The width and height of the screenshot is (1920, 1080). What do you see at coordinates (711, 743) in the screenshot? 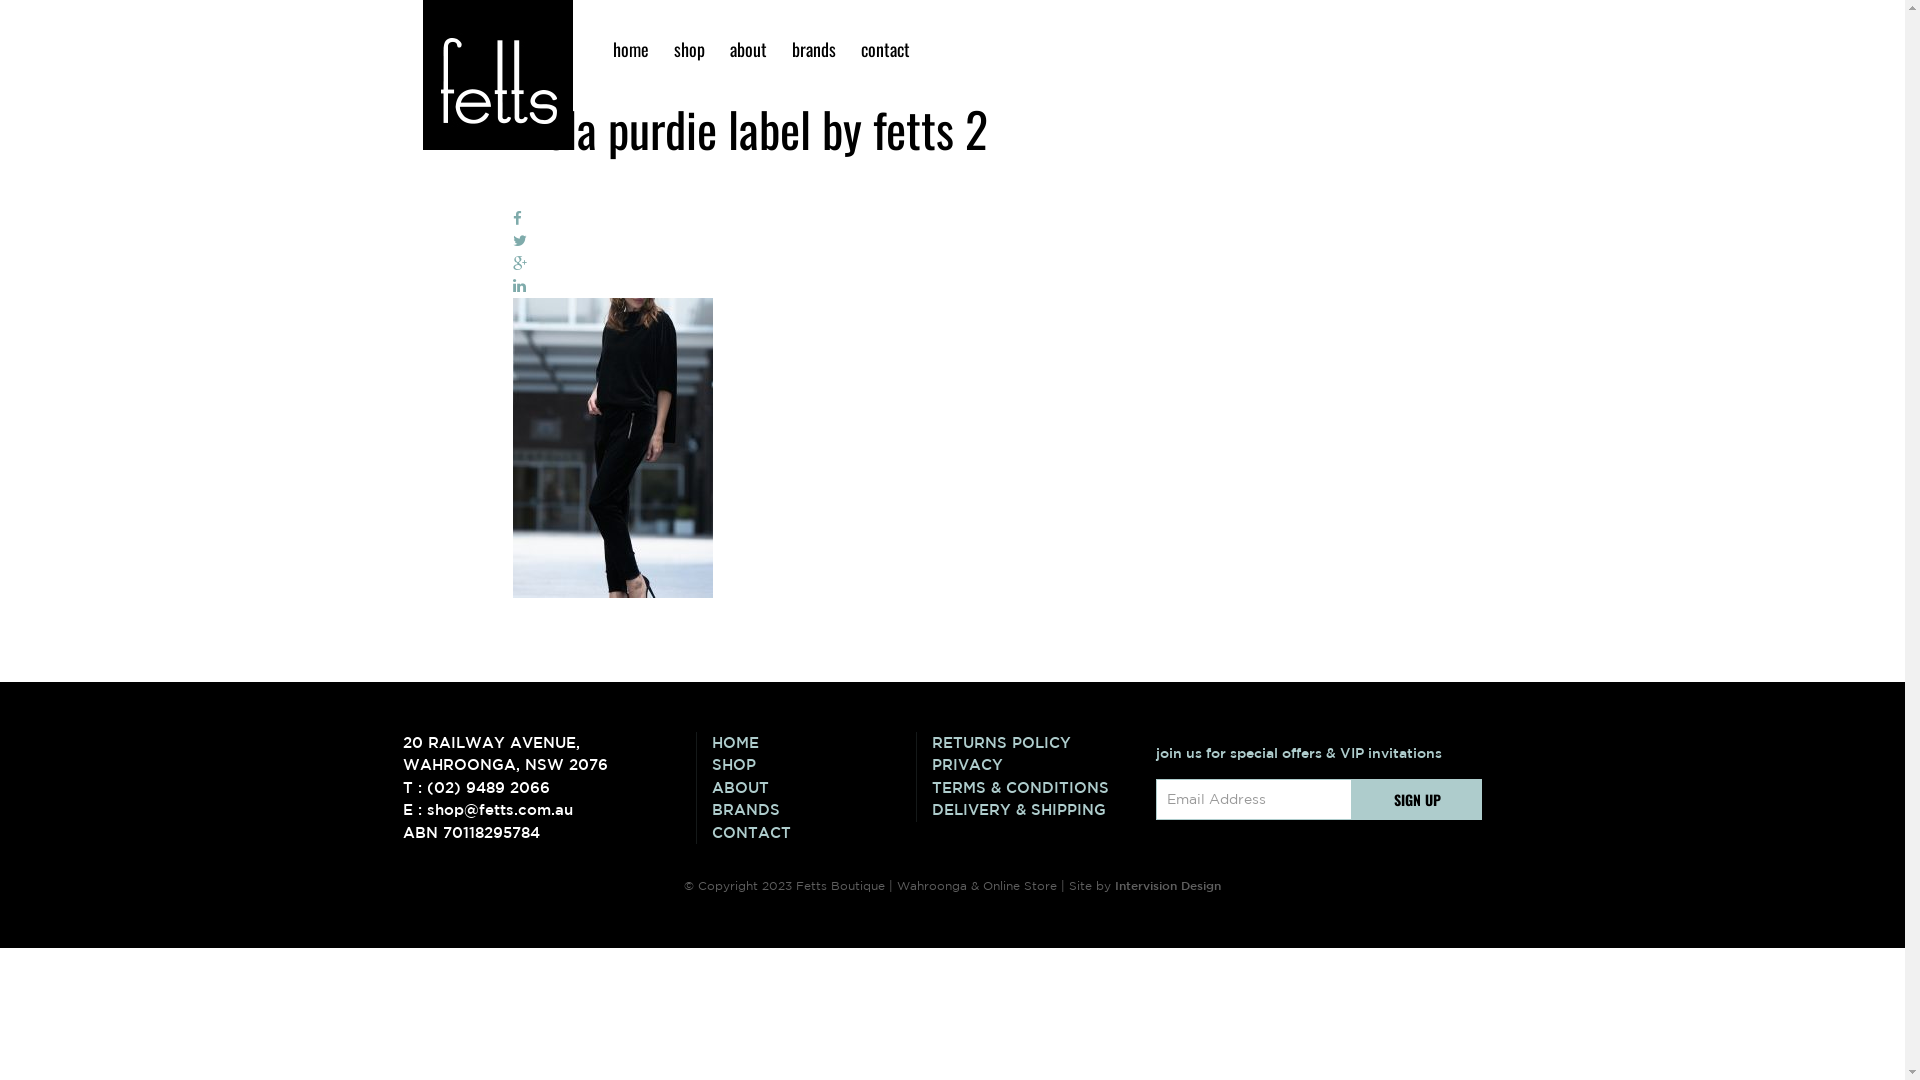
I see `'HOME'` at bounding box center [711, 743].